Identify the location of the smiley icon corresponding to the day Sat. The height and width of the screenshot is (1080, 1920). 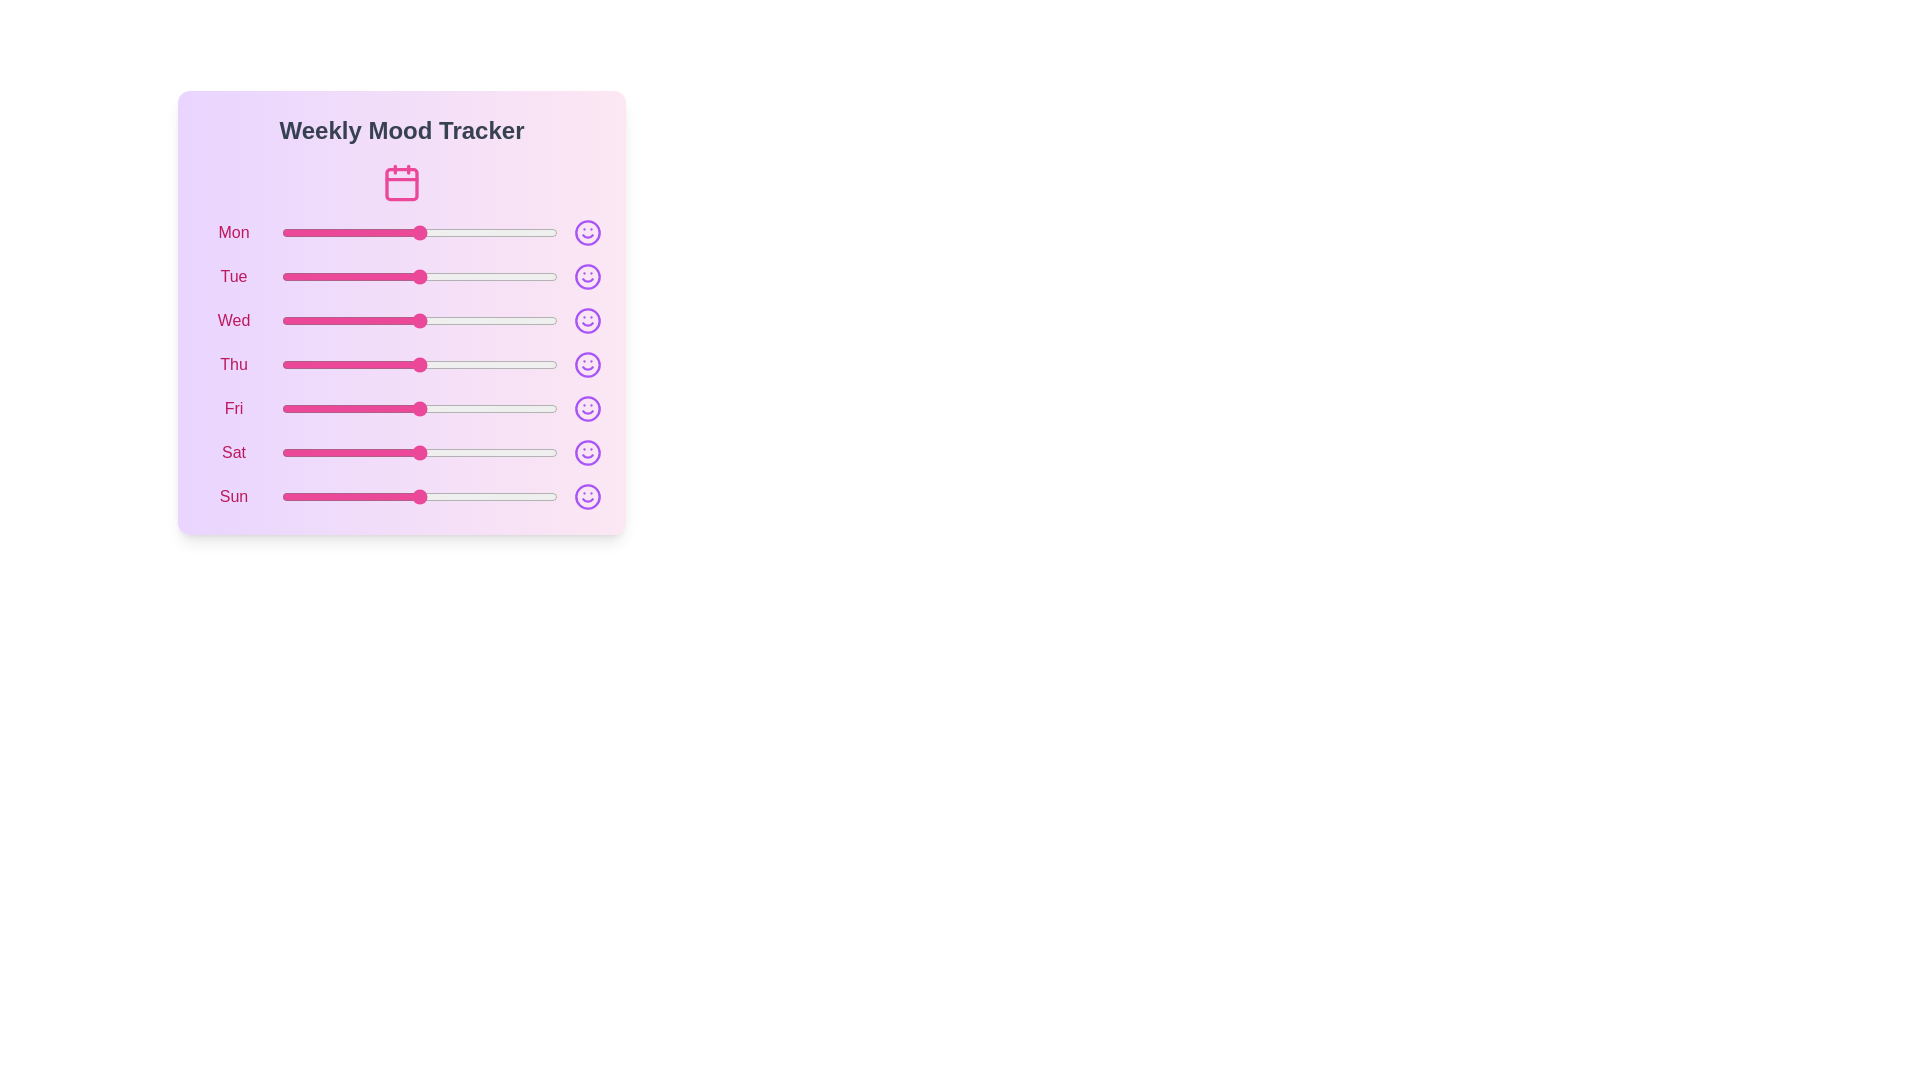
(587, 452).